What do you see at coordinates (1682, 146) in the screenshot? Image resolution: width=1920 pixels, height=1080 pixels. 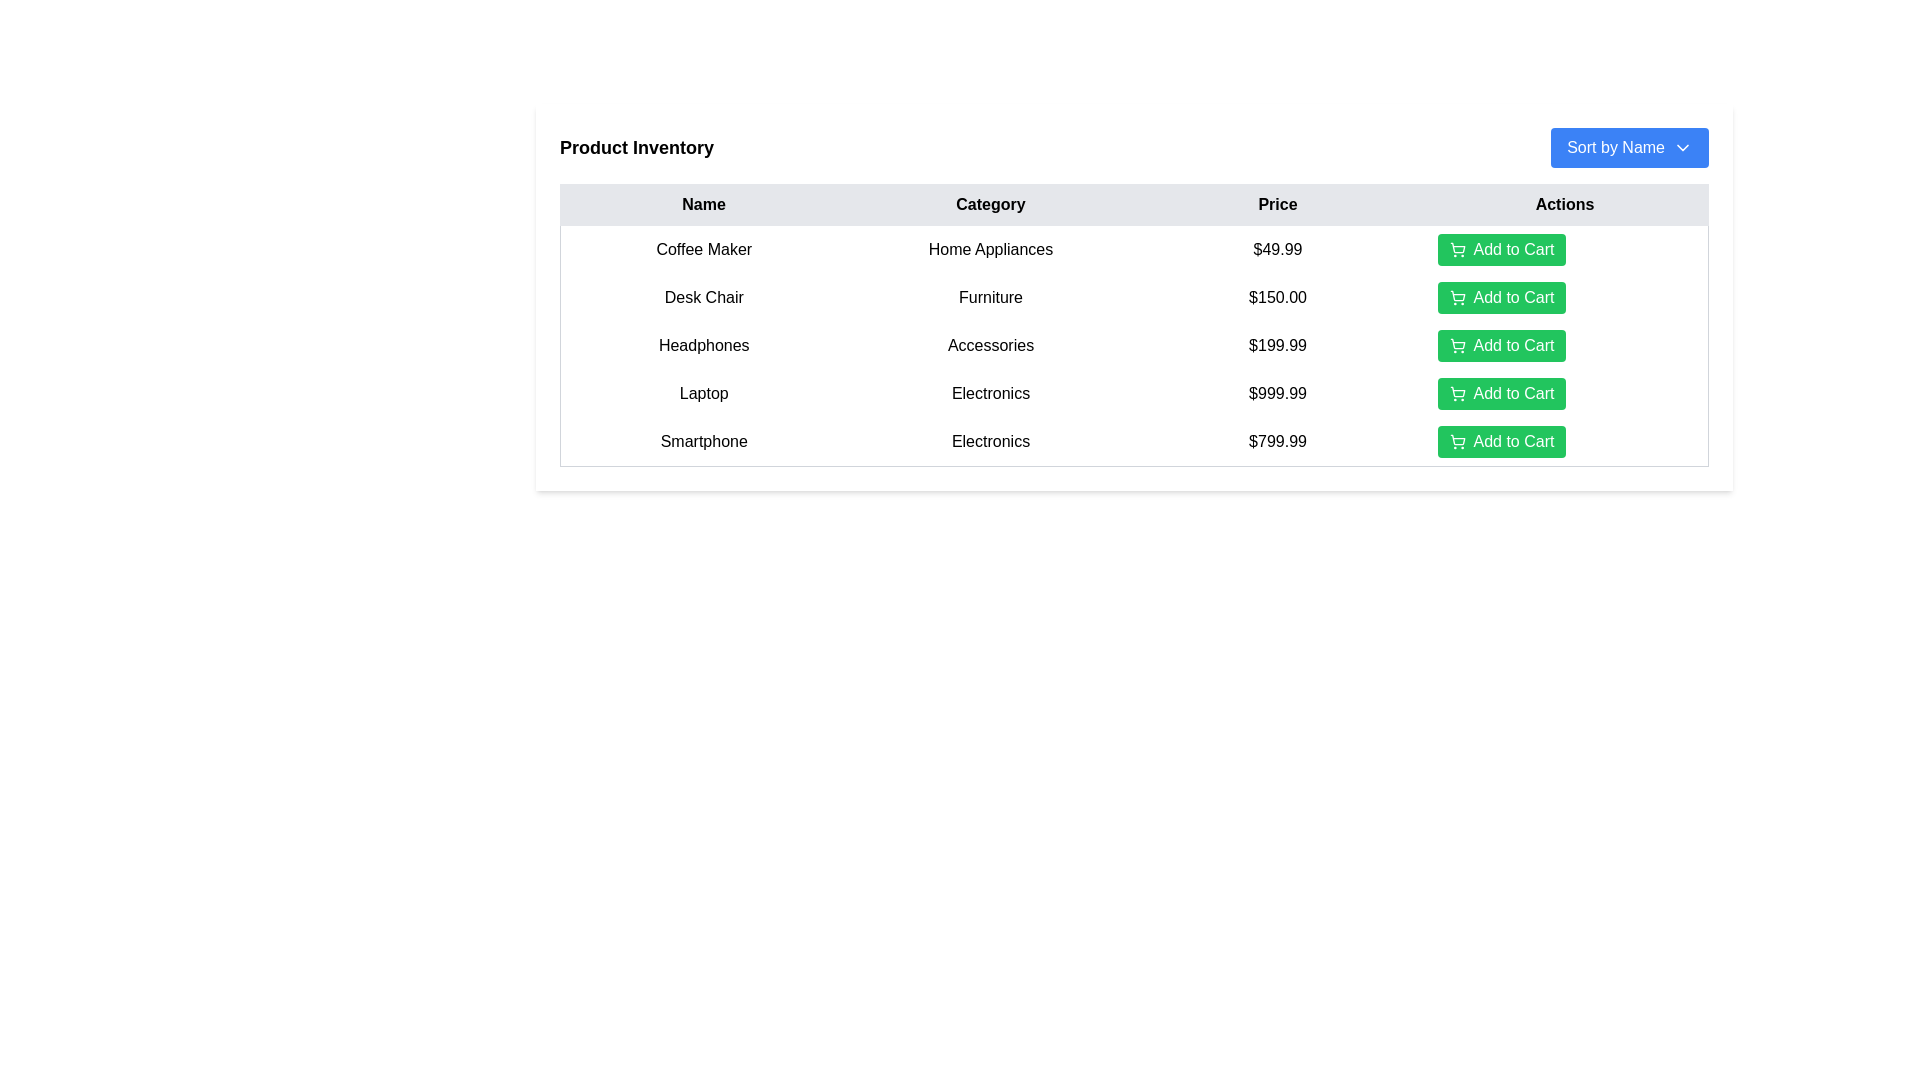 I see `the downward-pointing chevron icon with a light blue background, located to the right of the 'Sort by Name' text` at bounding box center [1682, 146].